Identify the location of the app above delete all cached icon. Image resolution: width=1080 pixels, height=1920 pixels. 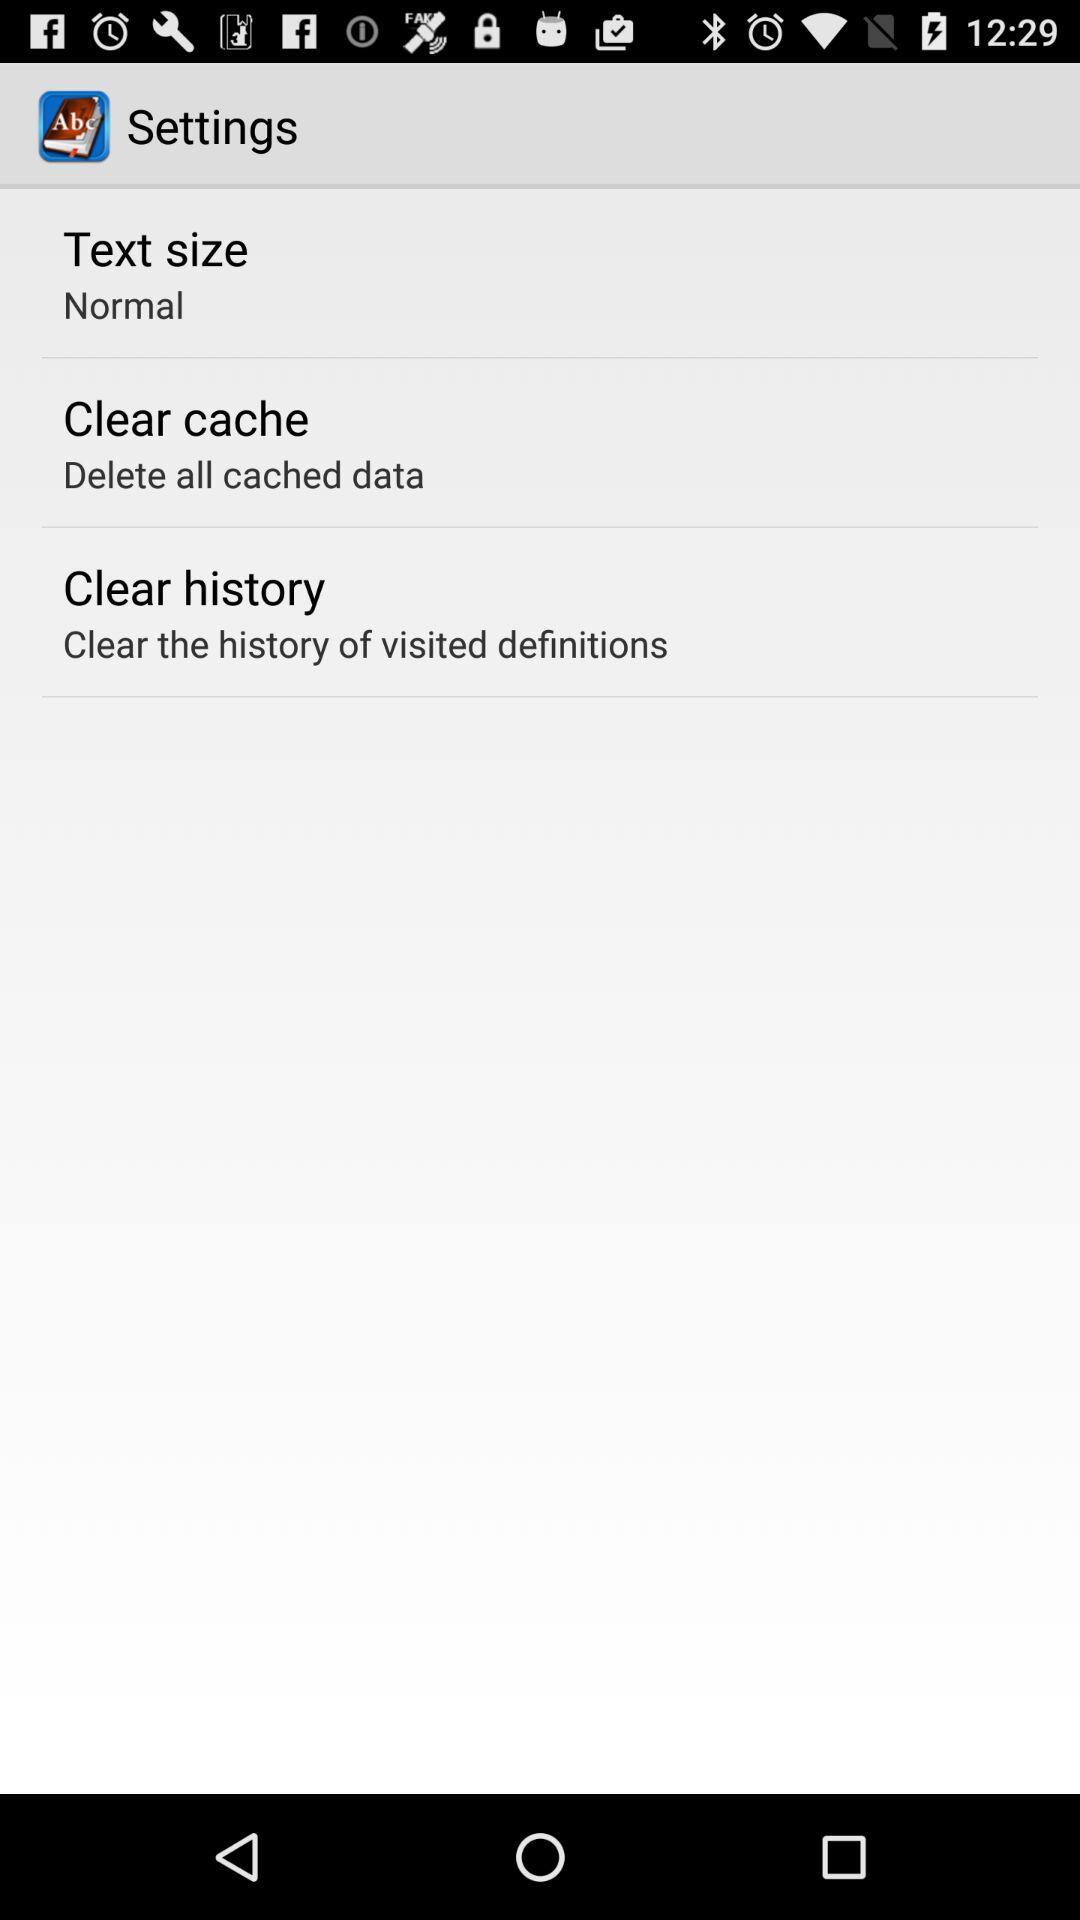
(185, 416).